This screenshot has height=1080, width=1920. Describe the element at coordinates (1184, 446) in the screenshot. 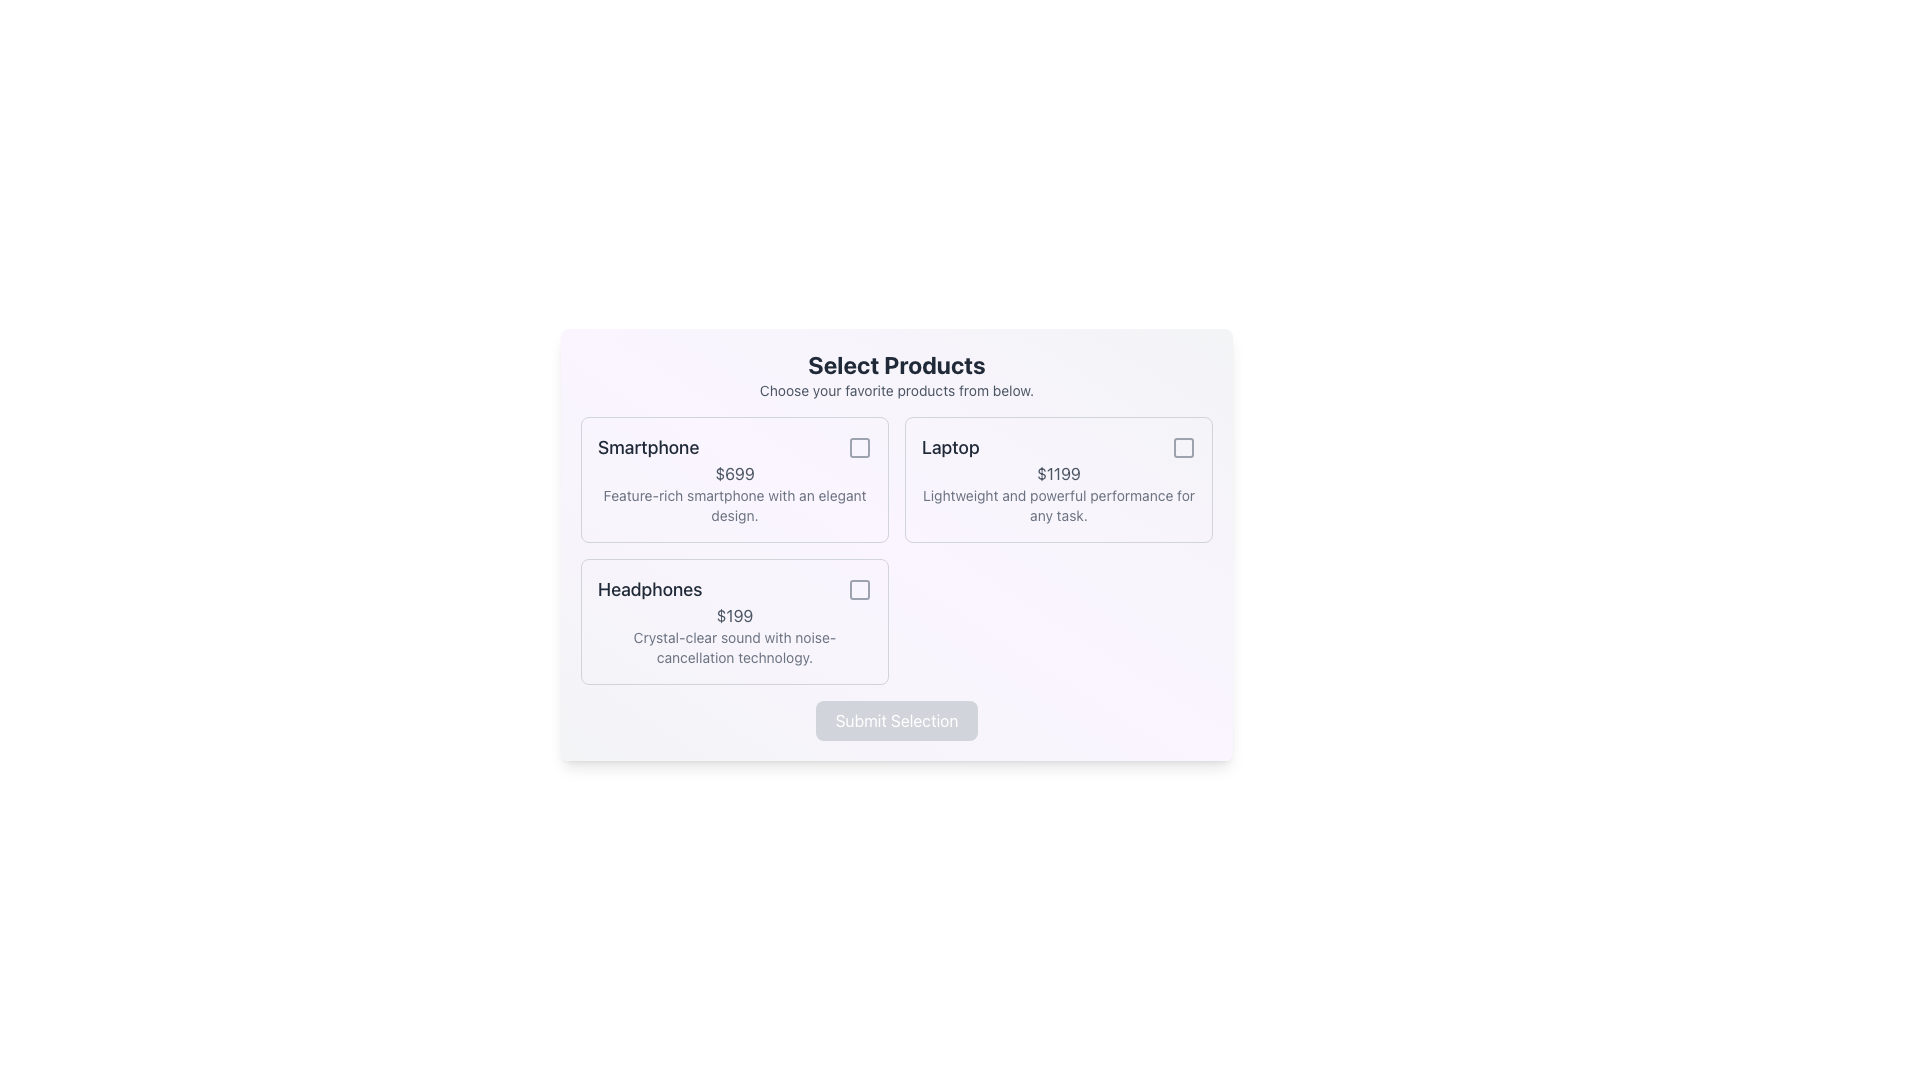

I see `the interactive checkbox for the 'Laptop' product entry, which is visually indicated by a hollow square in the top-right corner of the checkbox component` at that location.